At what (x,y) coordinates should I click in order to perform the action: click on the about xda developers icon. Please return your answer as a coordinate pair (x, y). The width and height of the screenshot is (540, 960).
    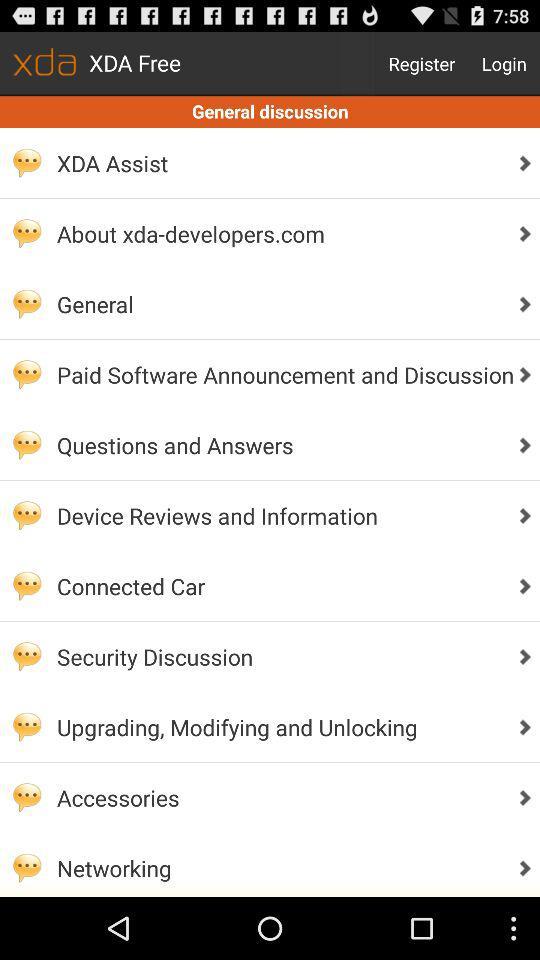
    Looking at the image, I should click on (279, 233).